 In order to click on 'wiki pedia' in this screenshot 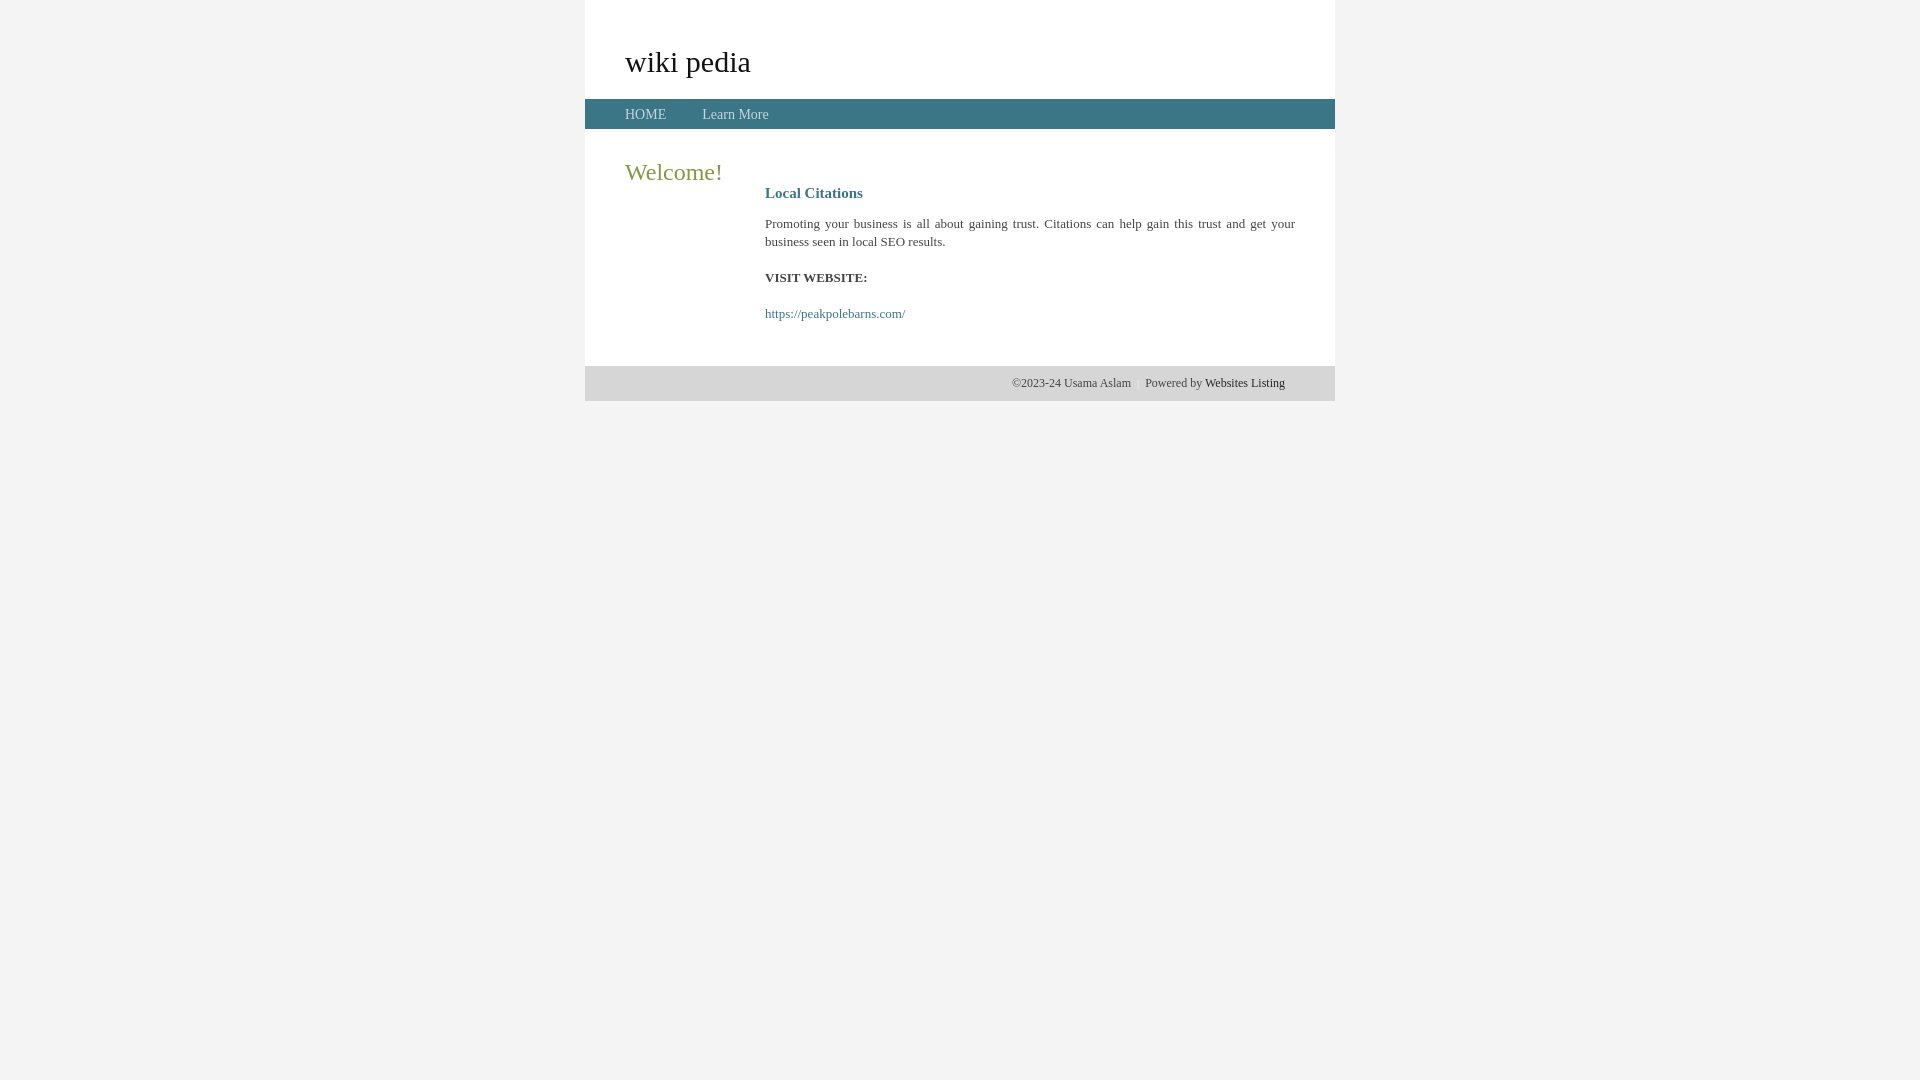, I will do `click(687, 60)`.